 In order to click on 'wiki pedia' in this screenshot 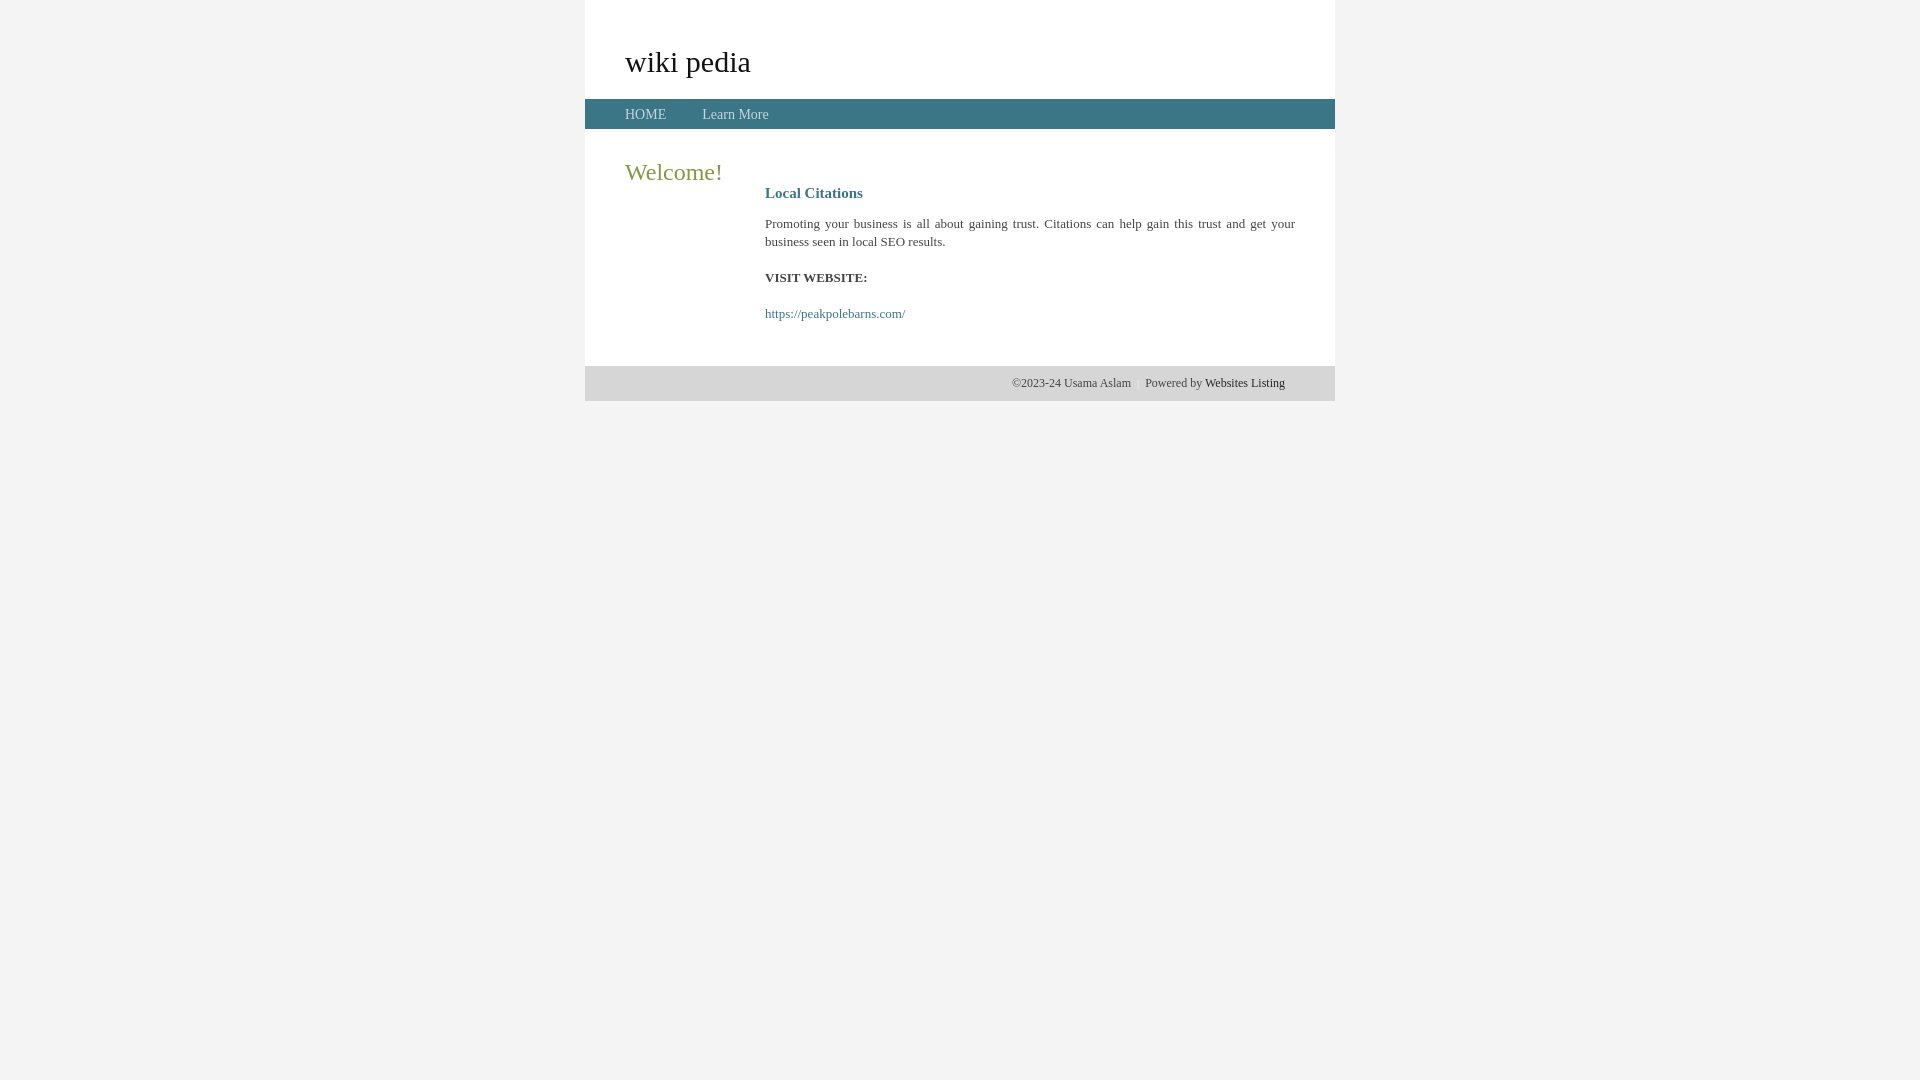, I will do `click(687, 60)`.